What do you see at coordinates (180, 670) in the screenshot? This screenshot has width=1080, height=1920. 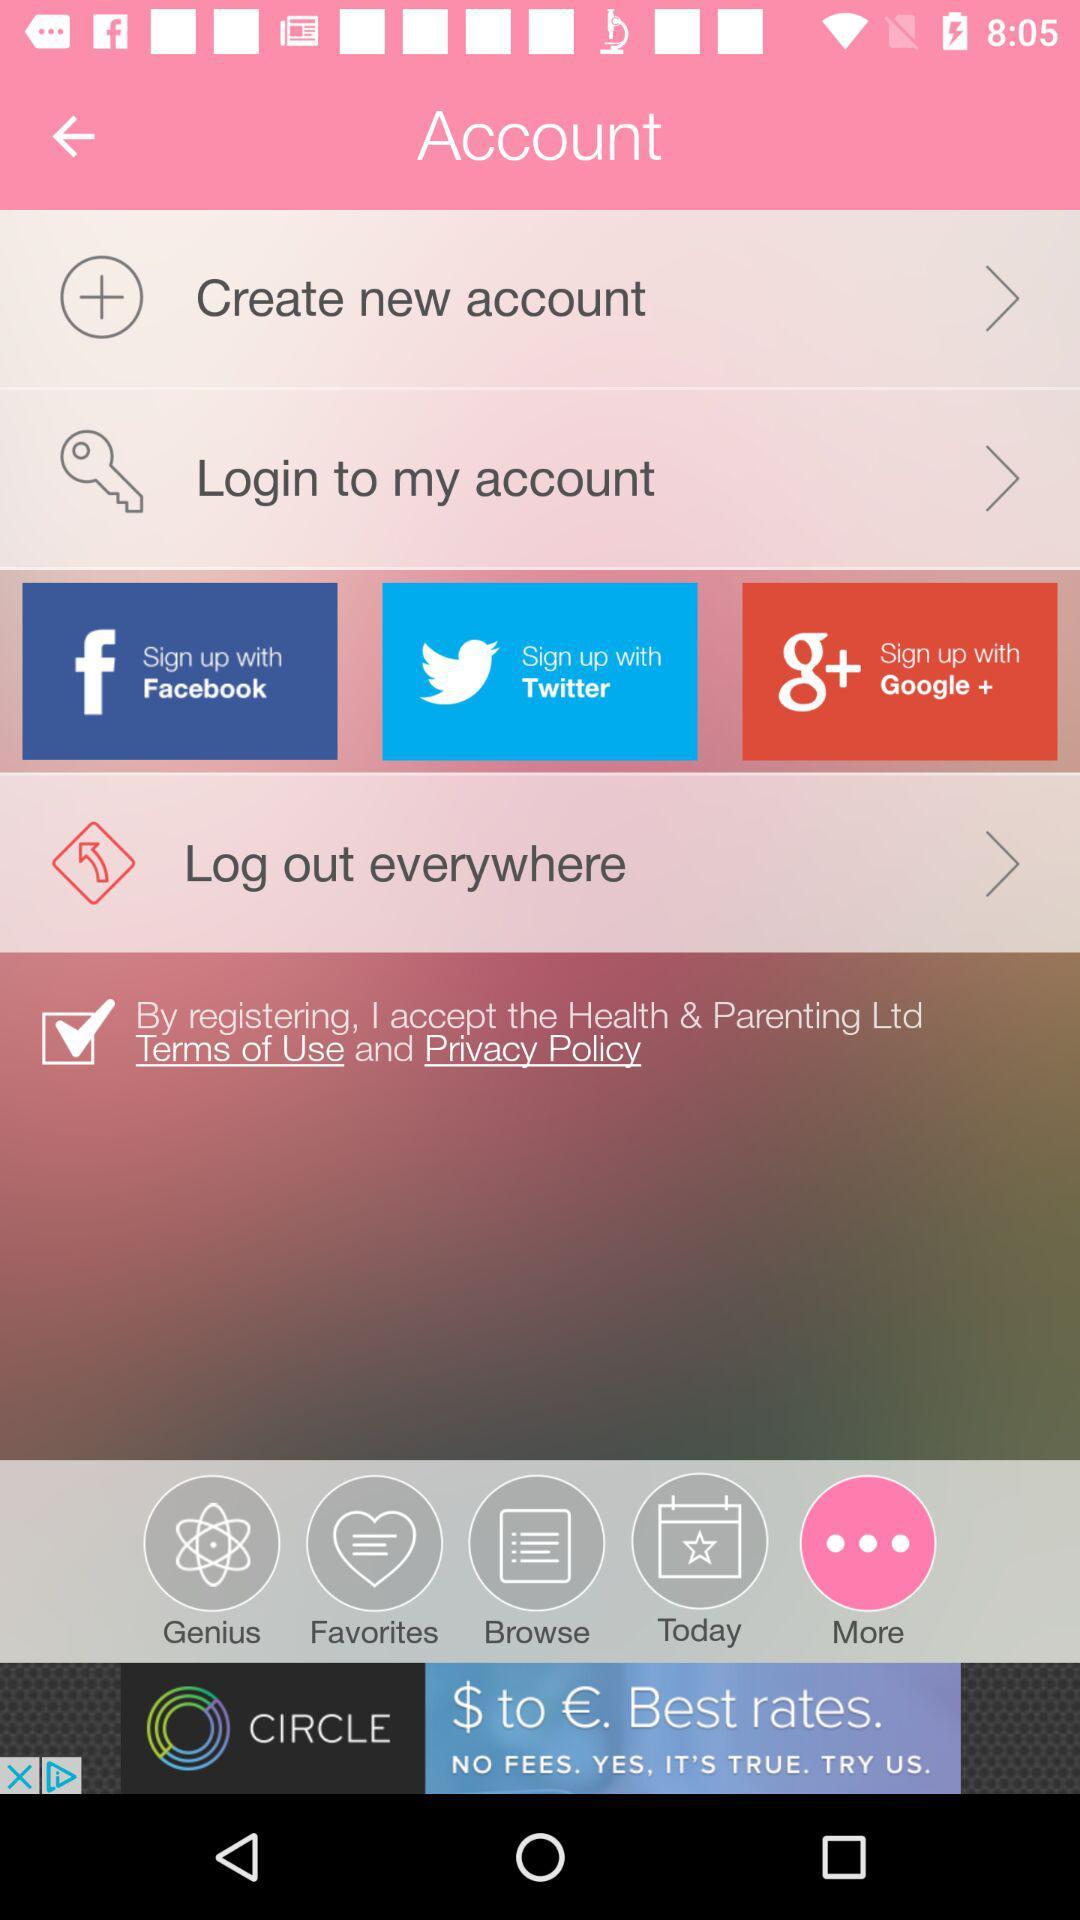 I see `access by facebook` at bounding box center [180, 670].